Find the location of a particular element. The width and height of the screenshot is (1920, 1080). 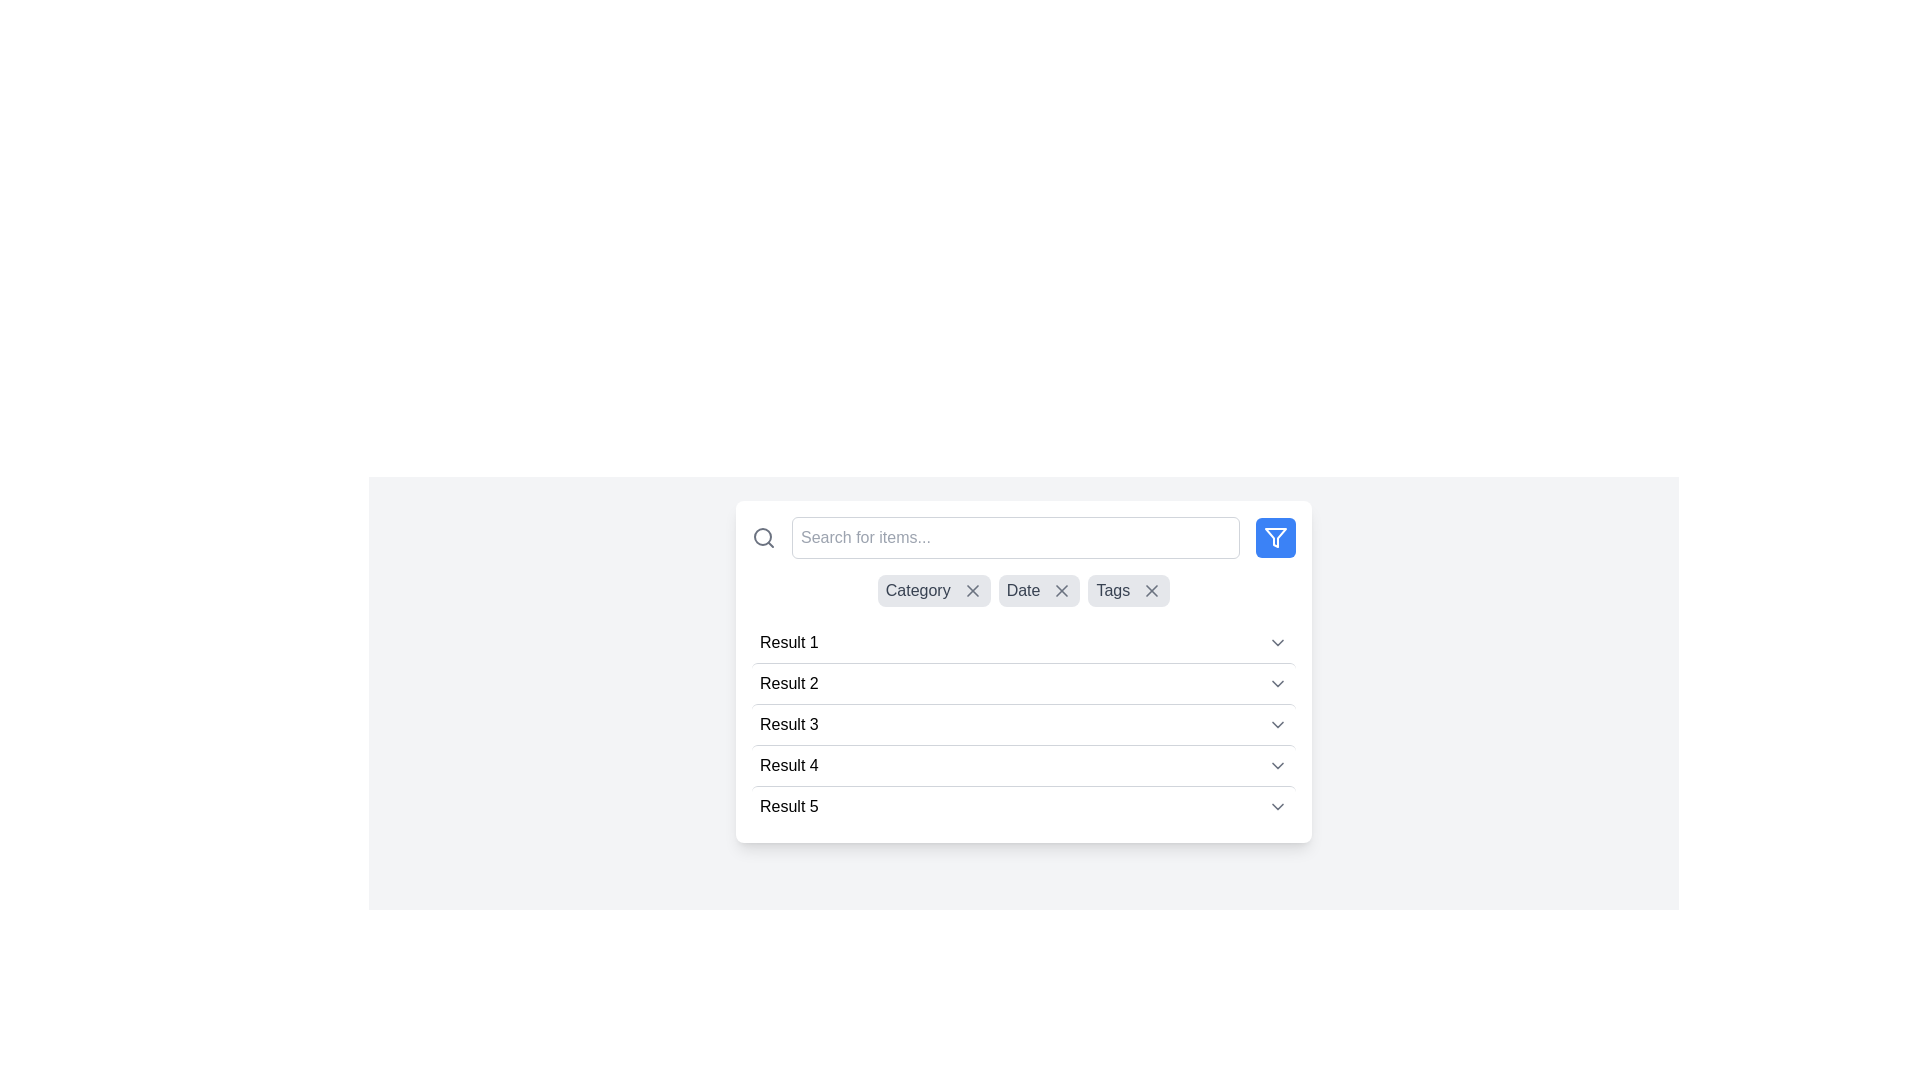

the Icon button located to the right of the 'Date' label is located at coordinates (1061, 589).